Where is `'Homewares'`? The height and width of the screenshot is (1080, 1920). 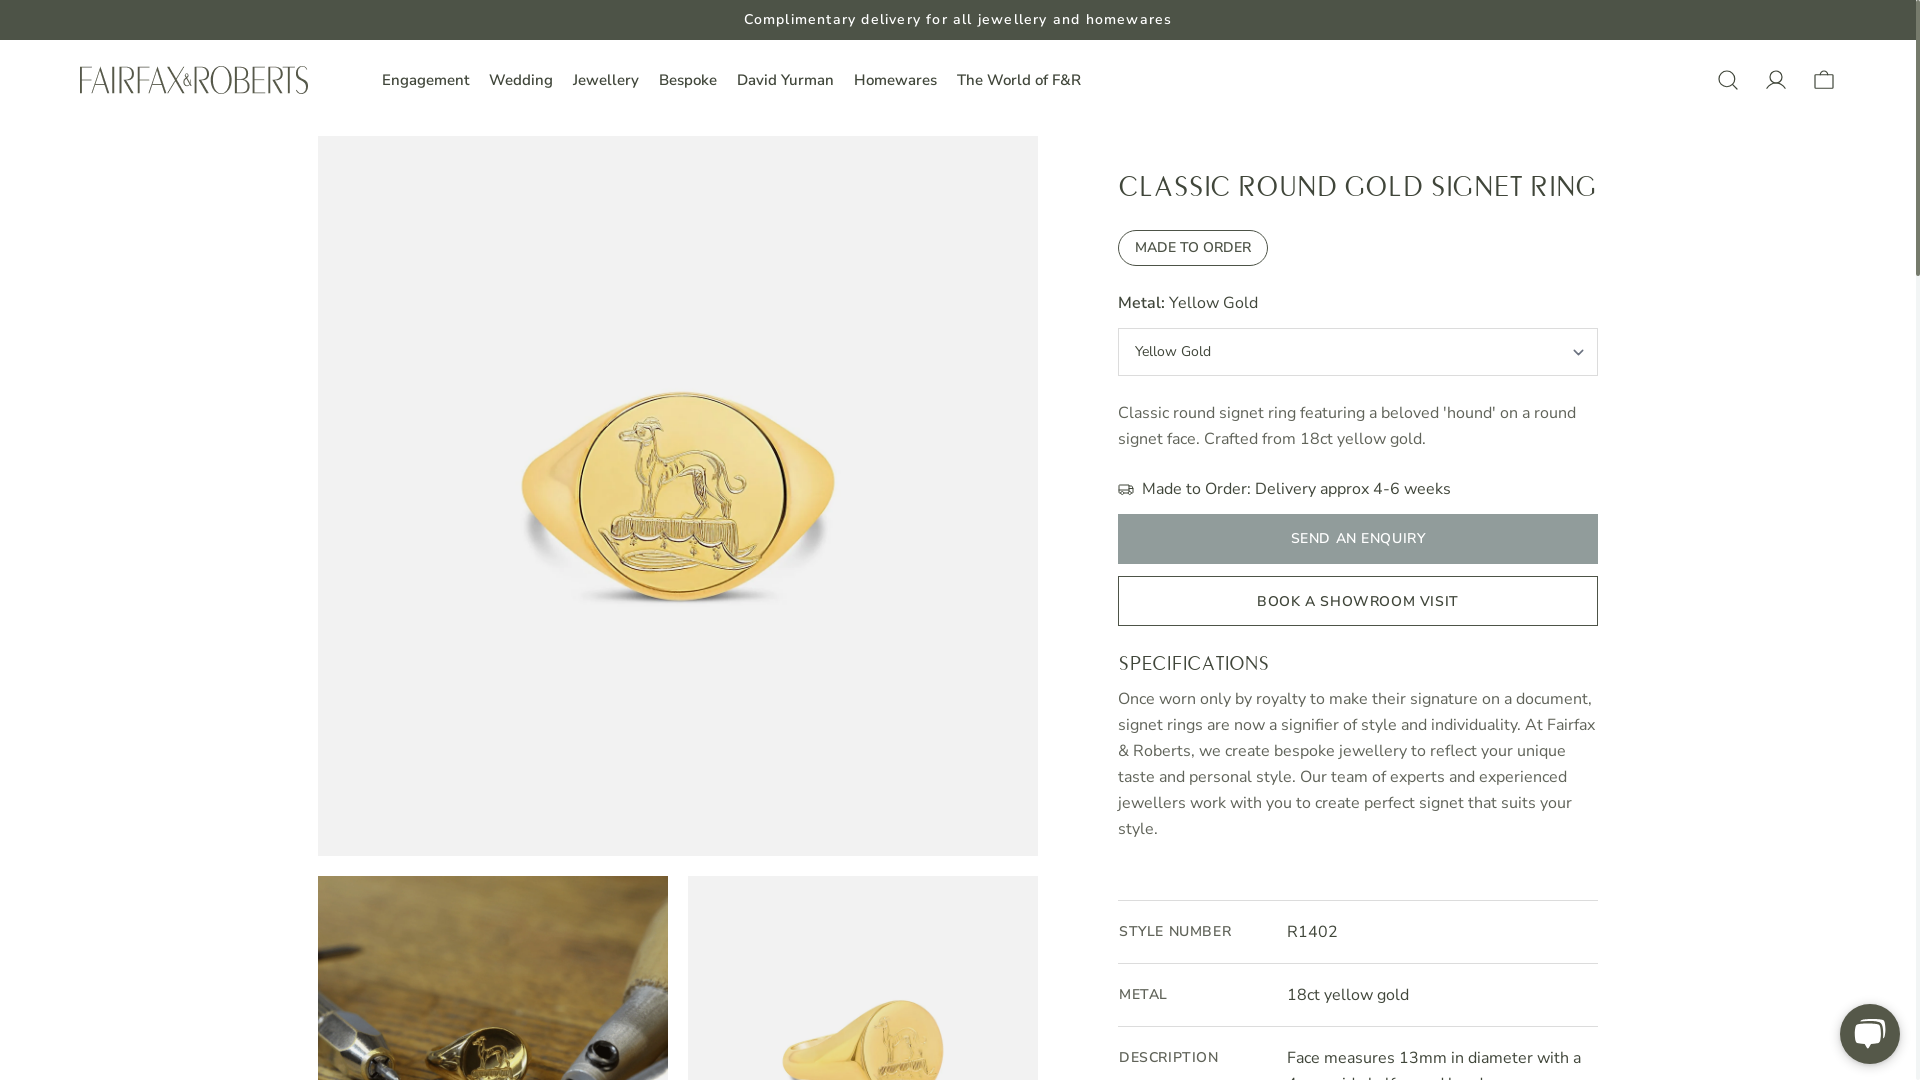 'Homewares' is located at coordinates (854, 79).